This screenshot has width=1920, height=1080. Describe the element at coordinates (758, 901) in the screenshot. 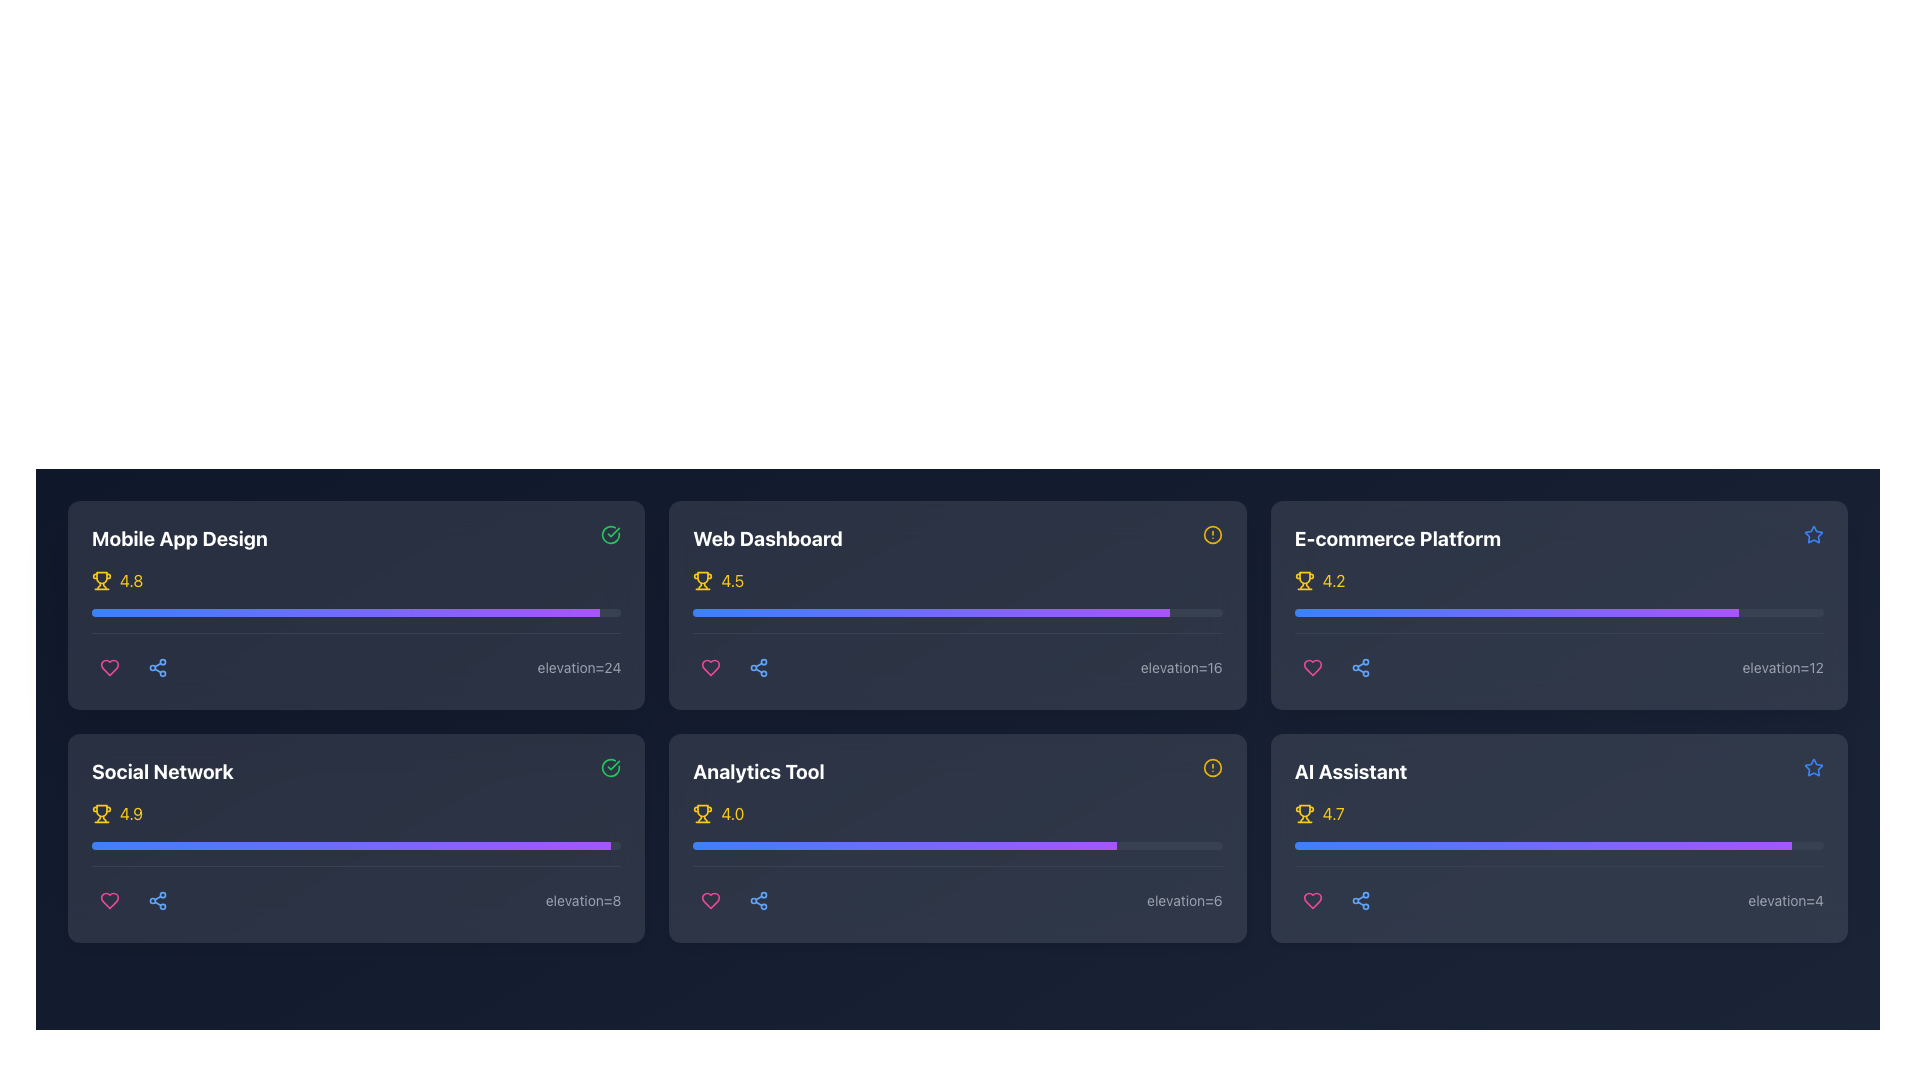

I see `the sharing SVG icon located in the bottom-right section of the 'Analytics Tool' card` at that location.